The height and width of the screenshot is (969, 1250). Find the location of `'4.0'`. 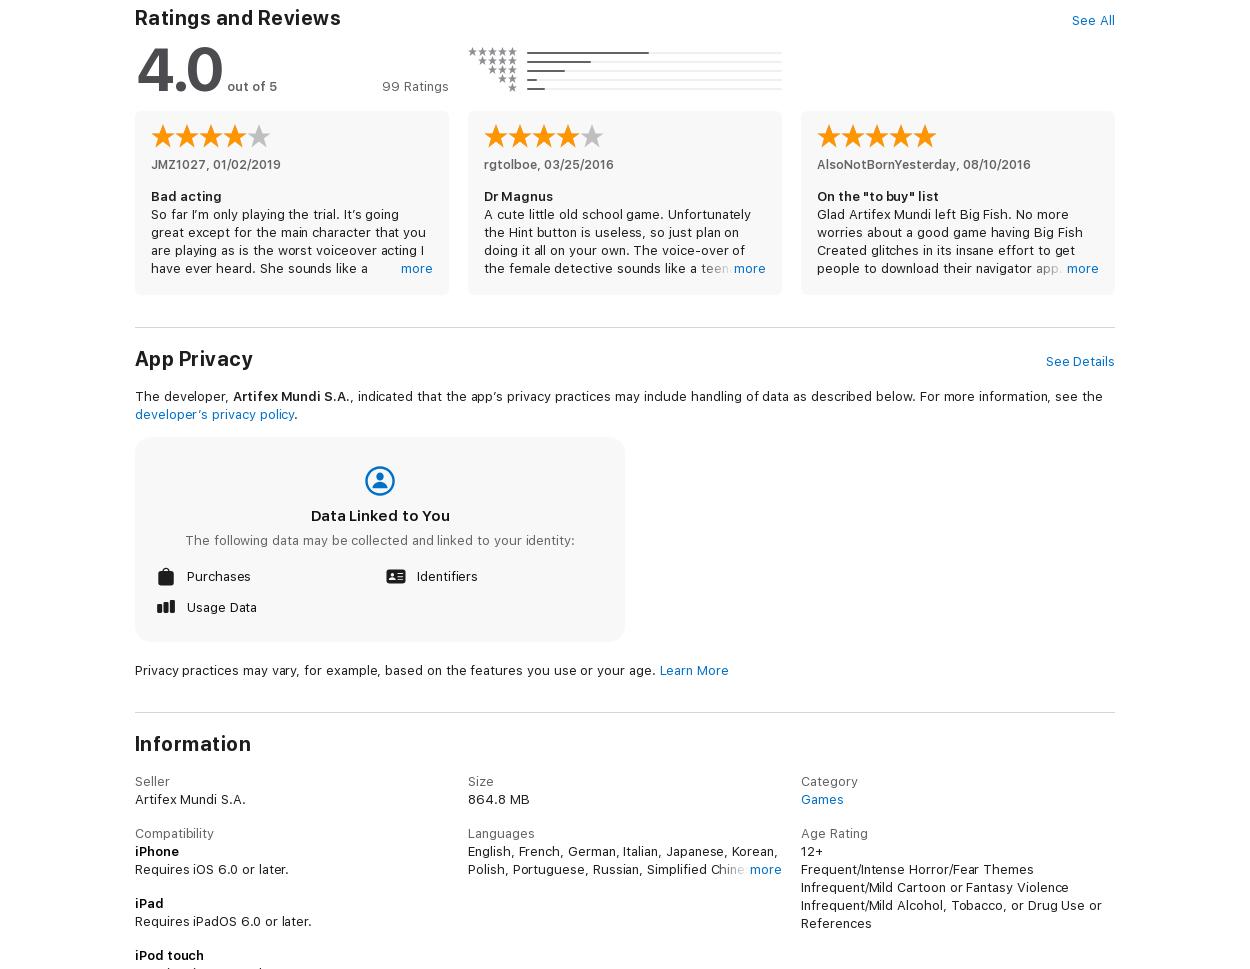

'4.0' is located at coordinates (178, 68).